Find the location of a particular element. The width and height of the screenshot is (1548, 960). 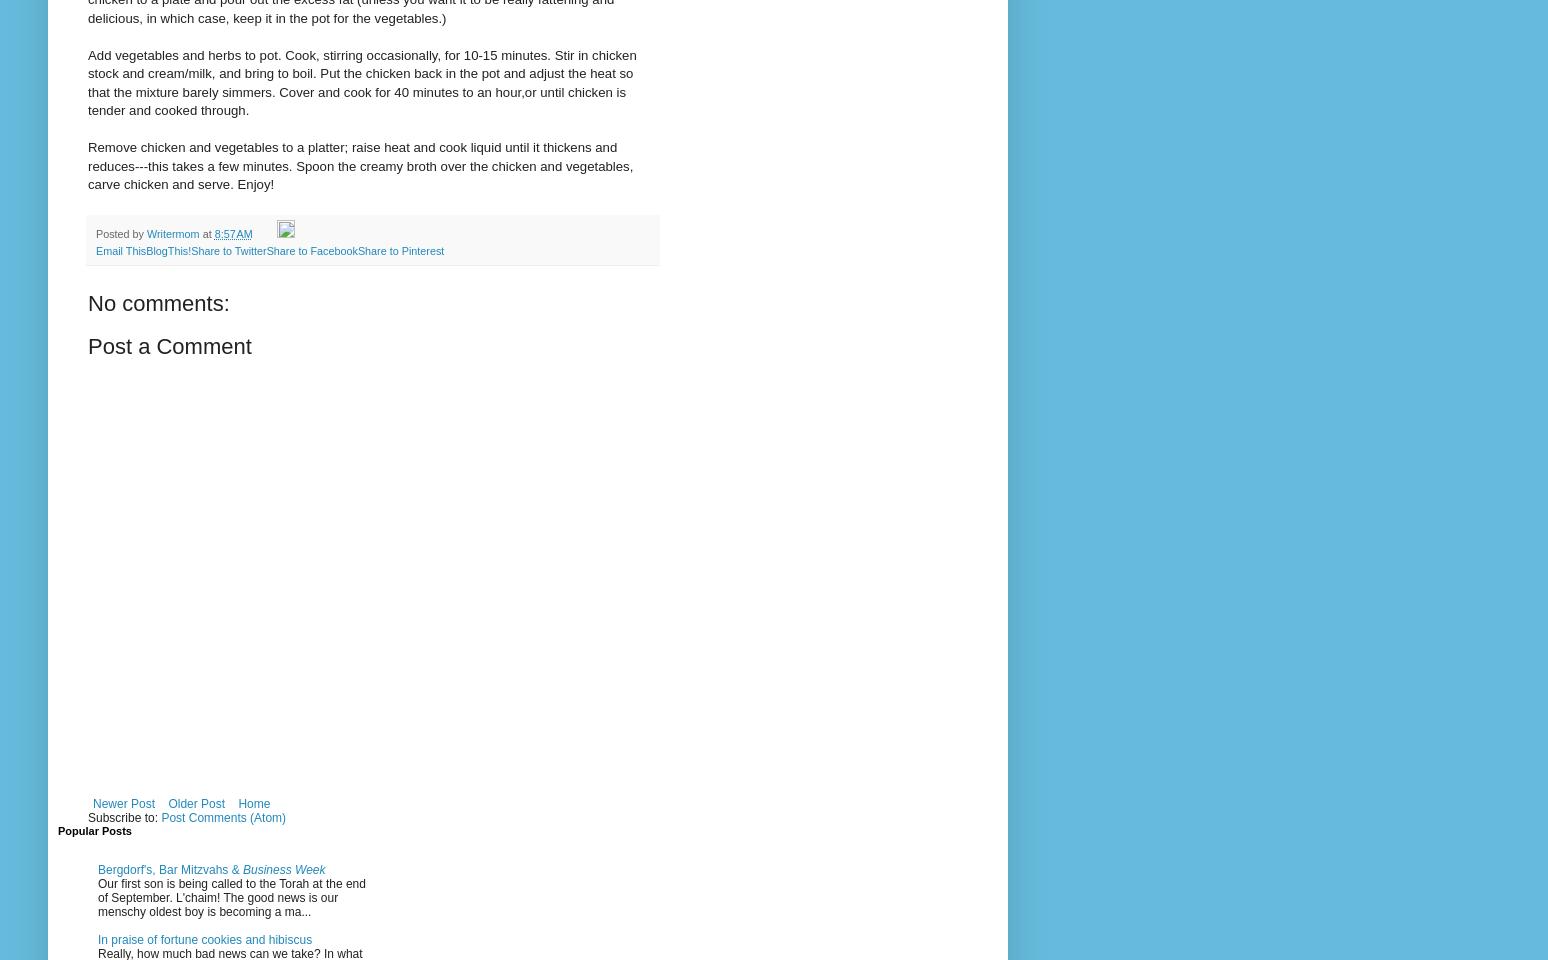

'Share to Facebook' is located at coordinates (264, 248).